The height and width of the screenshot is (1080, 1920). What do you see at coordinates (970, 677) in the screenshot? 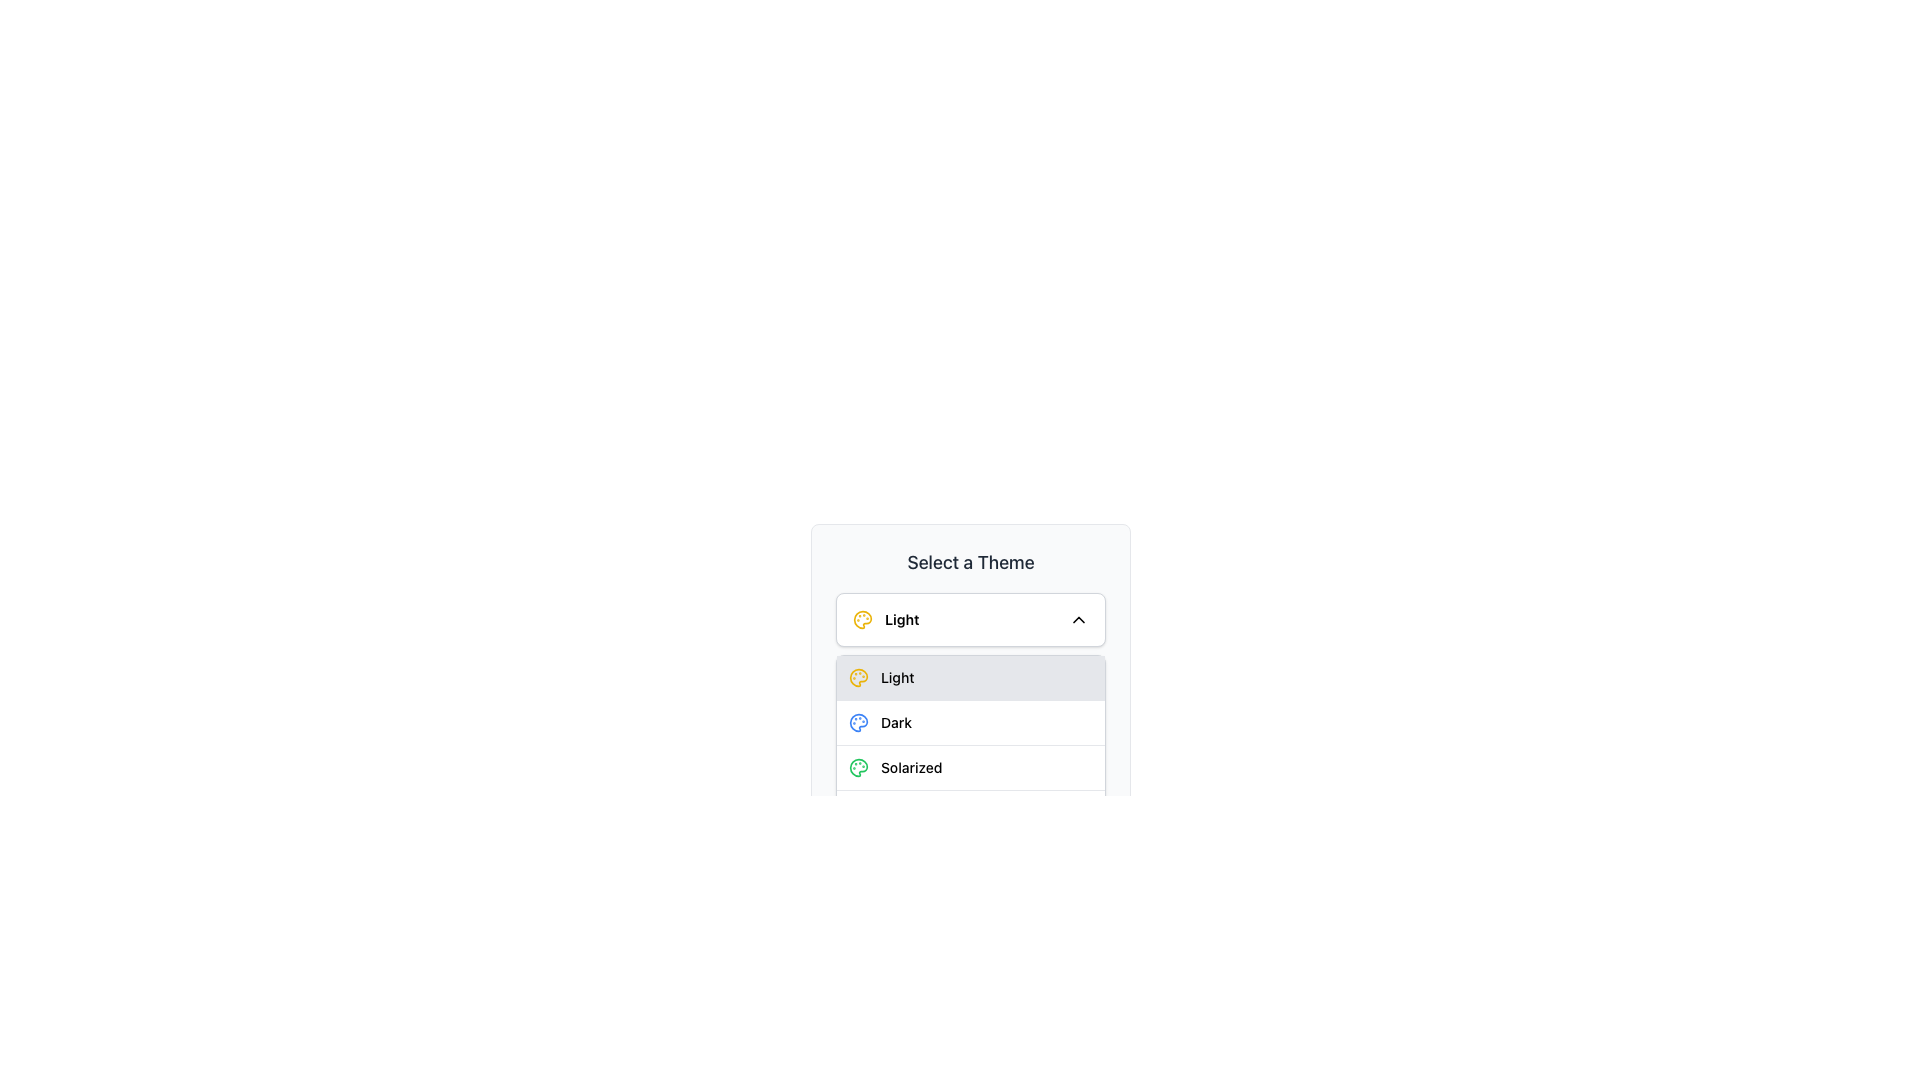
I see `the first button in the theme selection menu` at bounding box center [970, 677].